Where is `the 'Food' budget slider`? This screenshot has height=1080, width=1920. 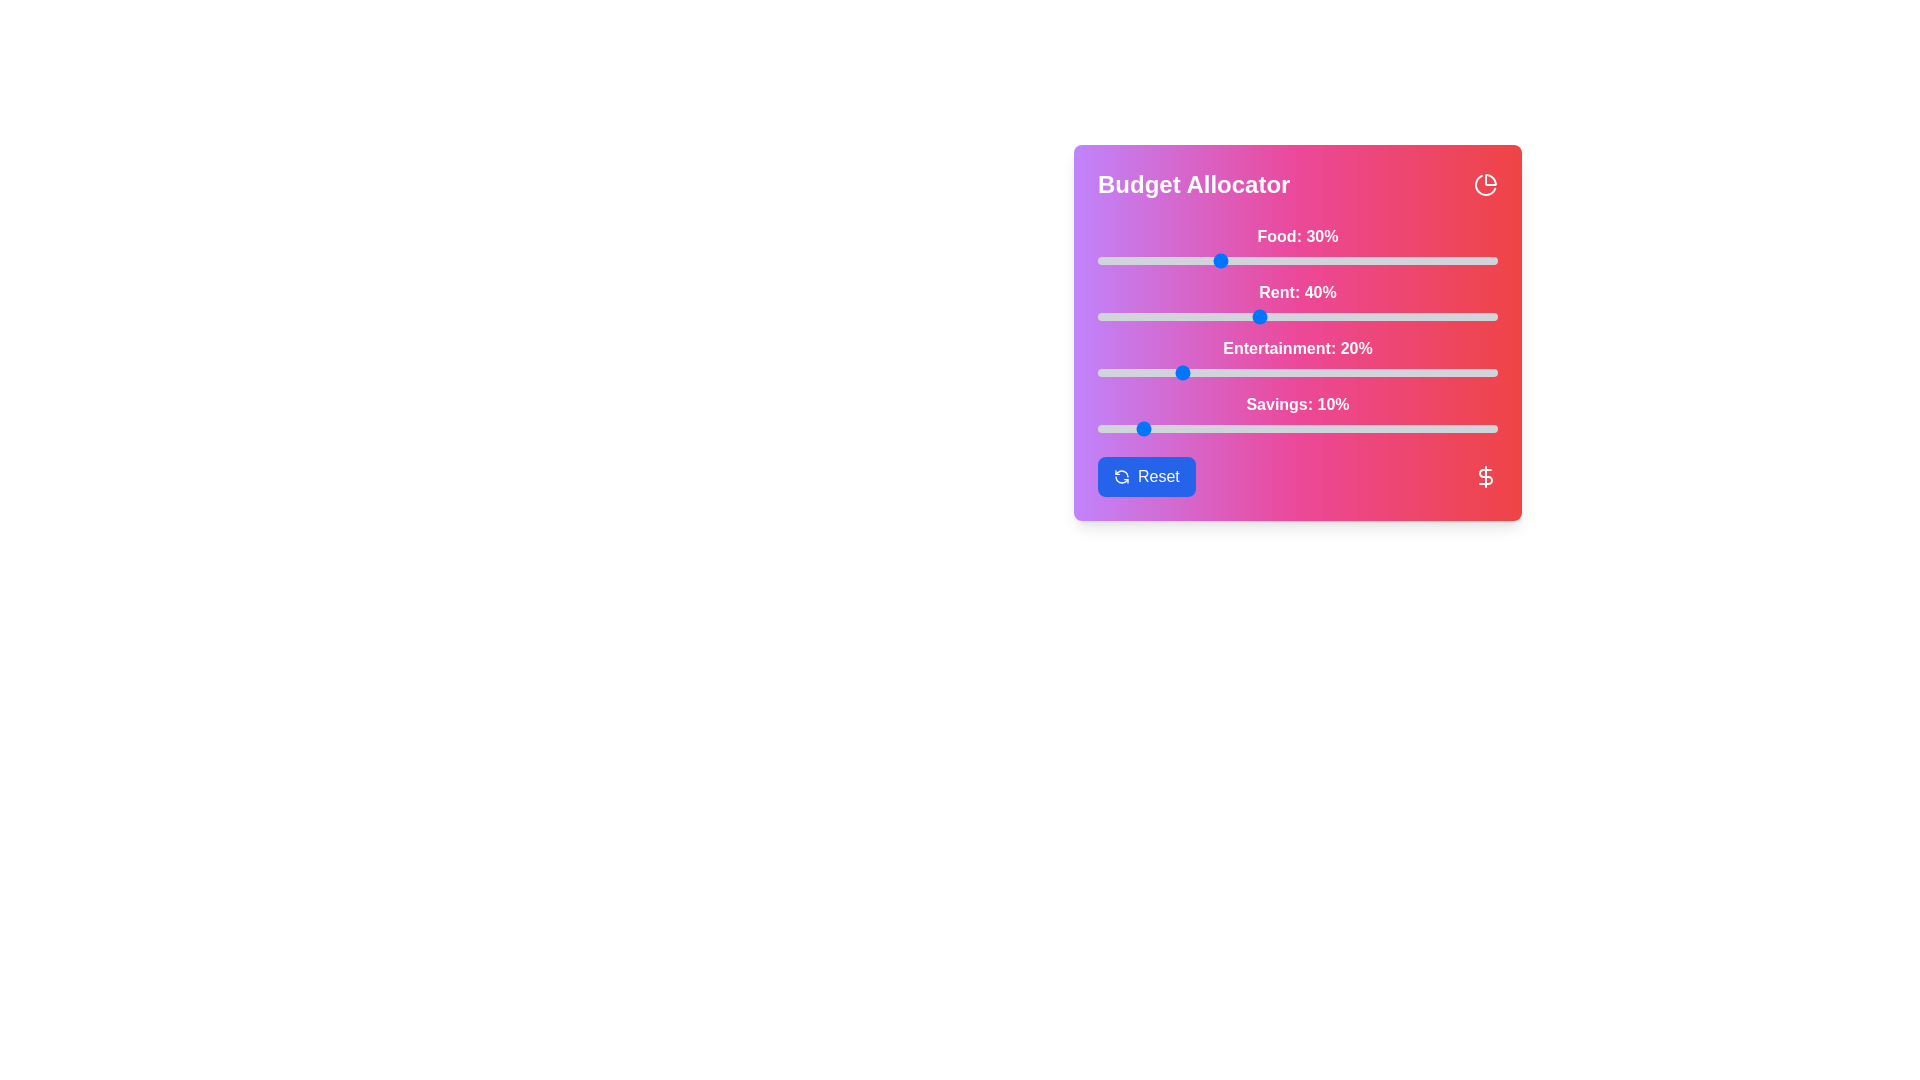
the 'Food' budget slider is located at coordinates (1194, 260).